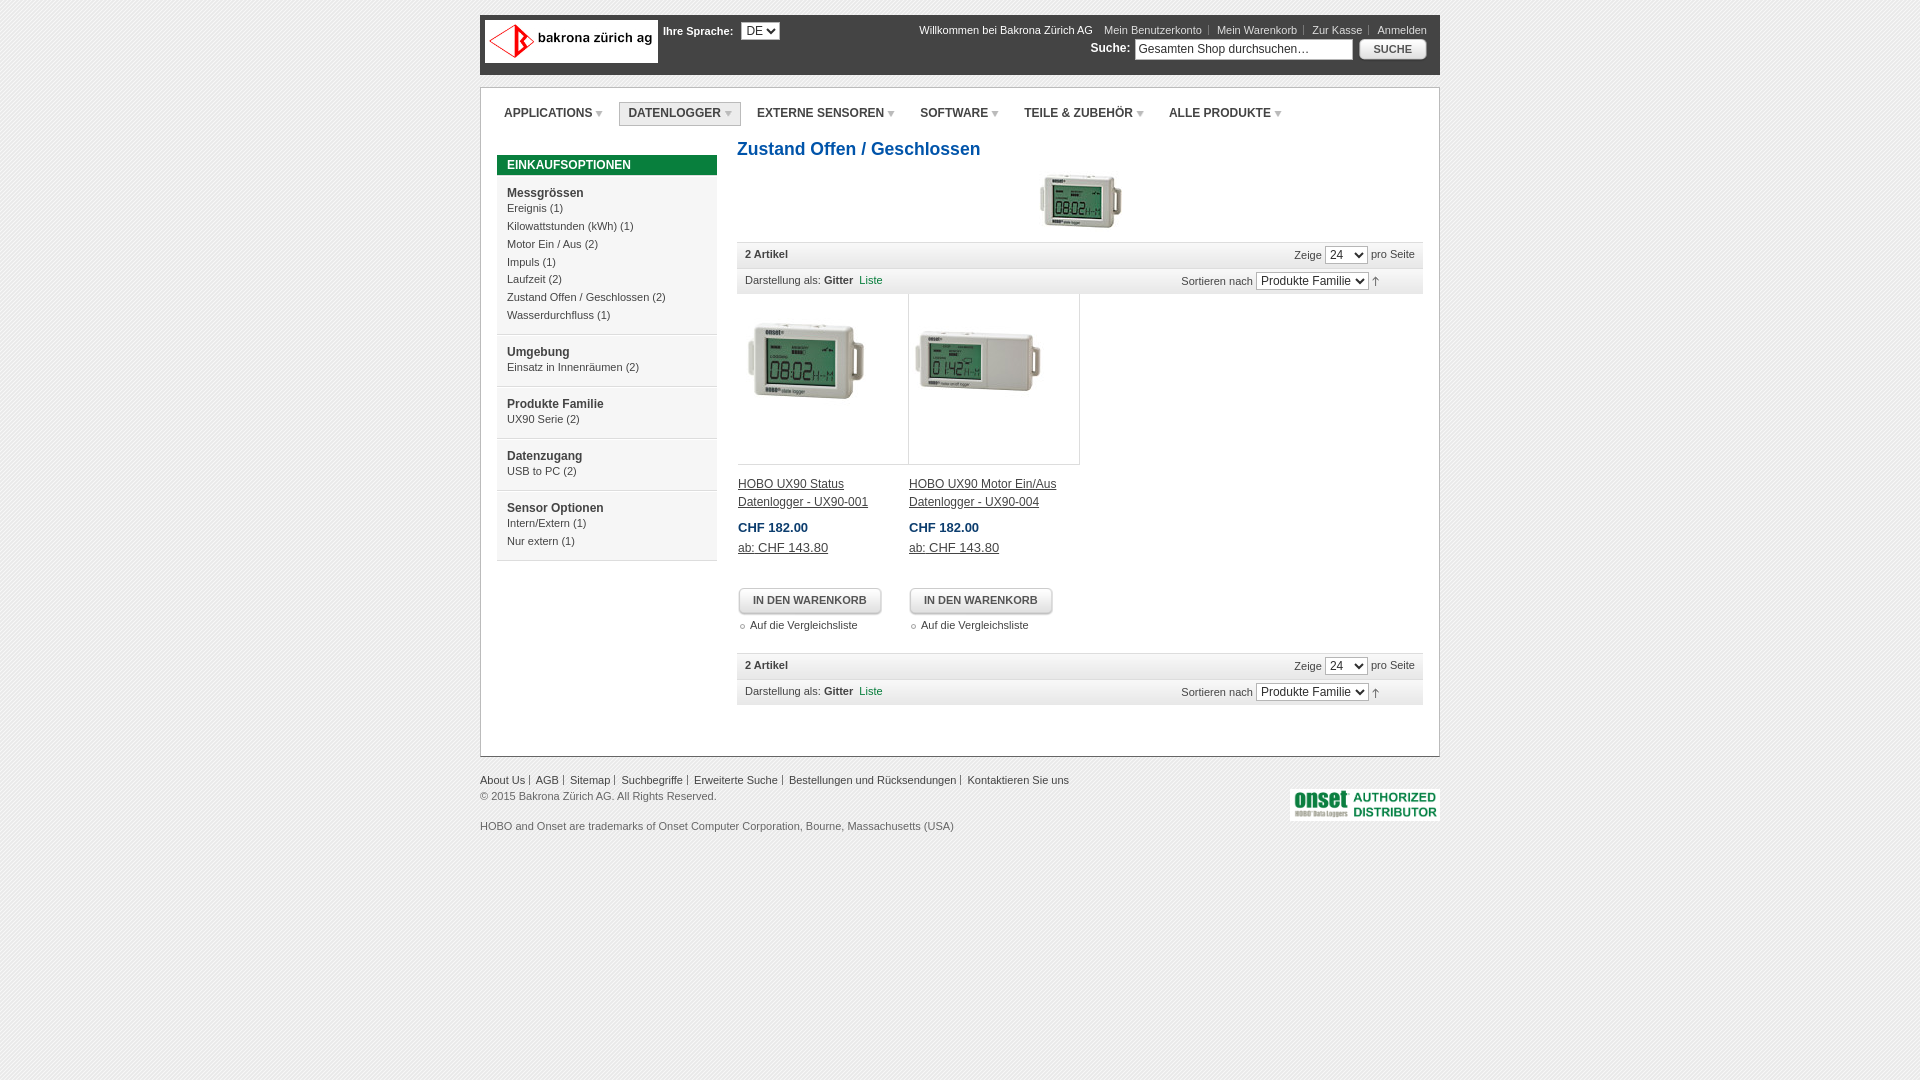 This screenshot has height=1080, width=1920. What do you see at coordinates (823, 379) in the screenshot?
I see `'HOBO UX90 State Logger - UX90-001'` at bounding box center [823, 379].